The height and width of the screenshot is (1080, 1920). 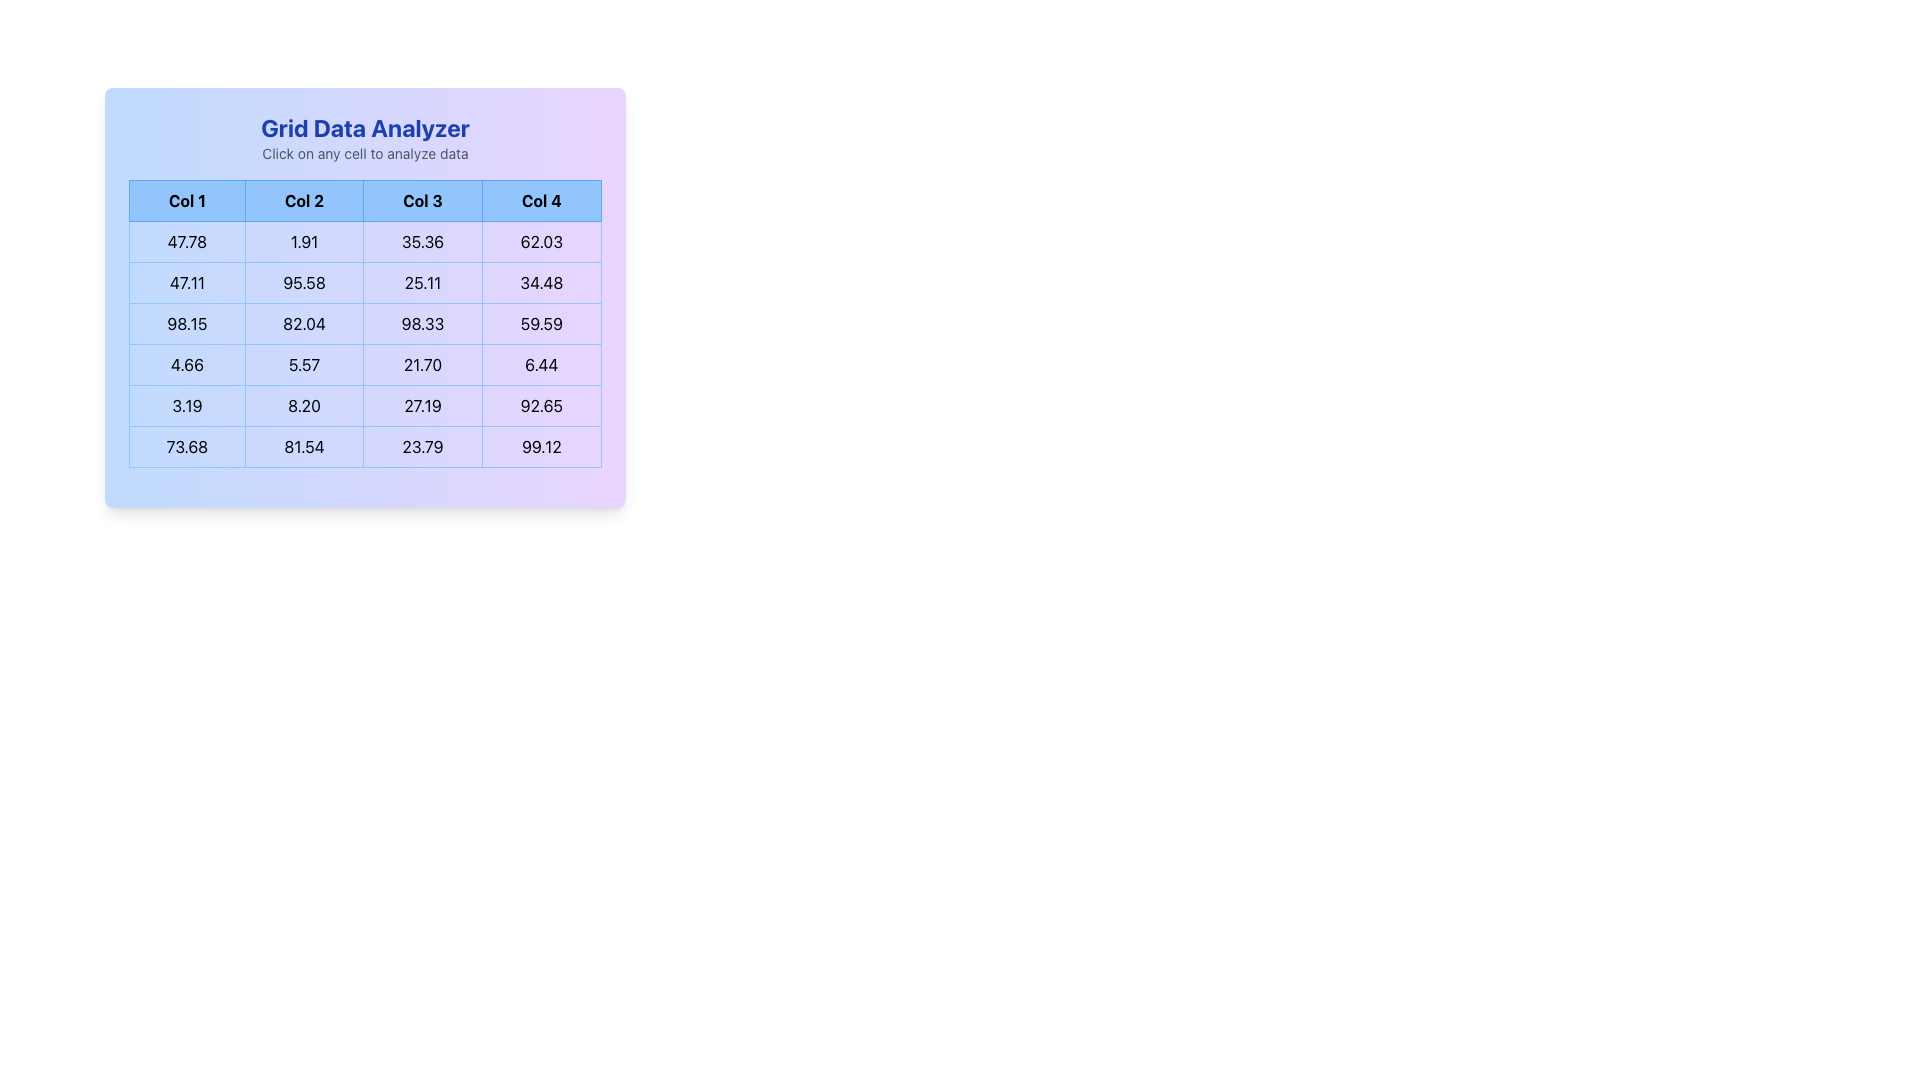 What do you see at coordinates (365, 153) in the screenshot?
I see `the static instructional text that provides instructions to interact with the grid, located centrally above the grid below the title 'Grid Data Analyzer'` at bounding box center [365, 153].